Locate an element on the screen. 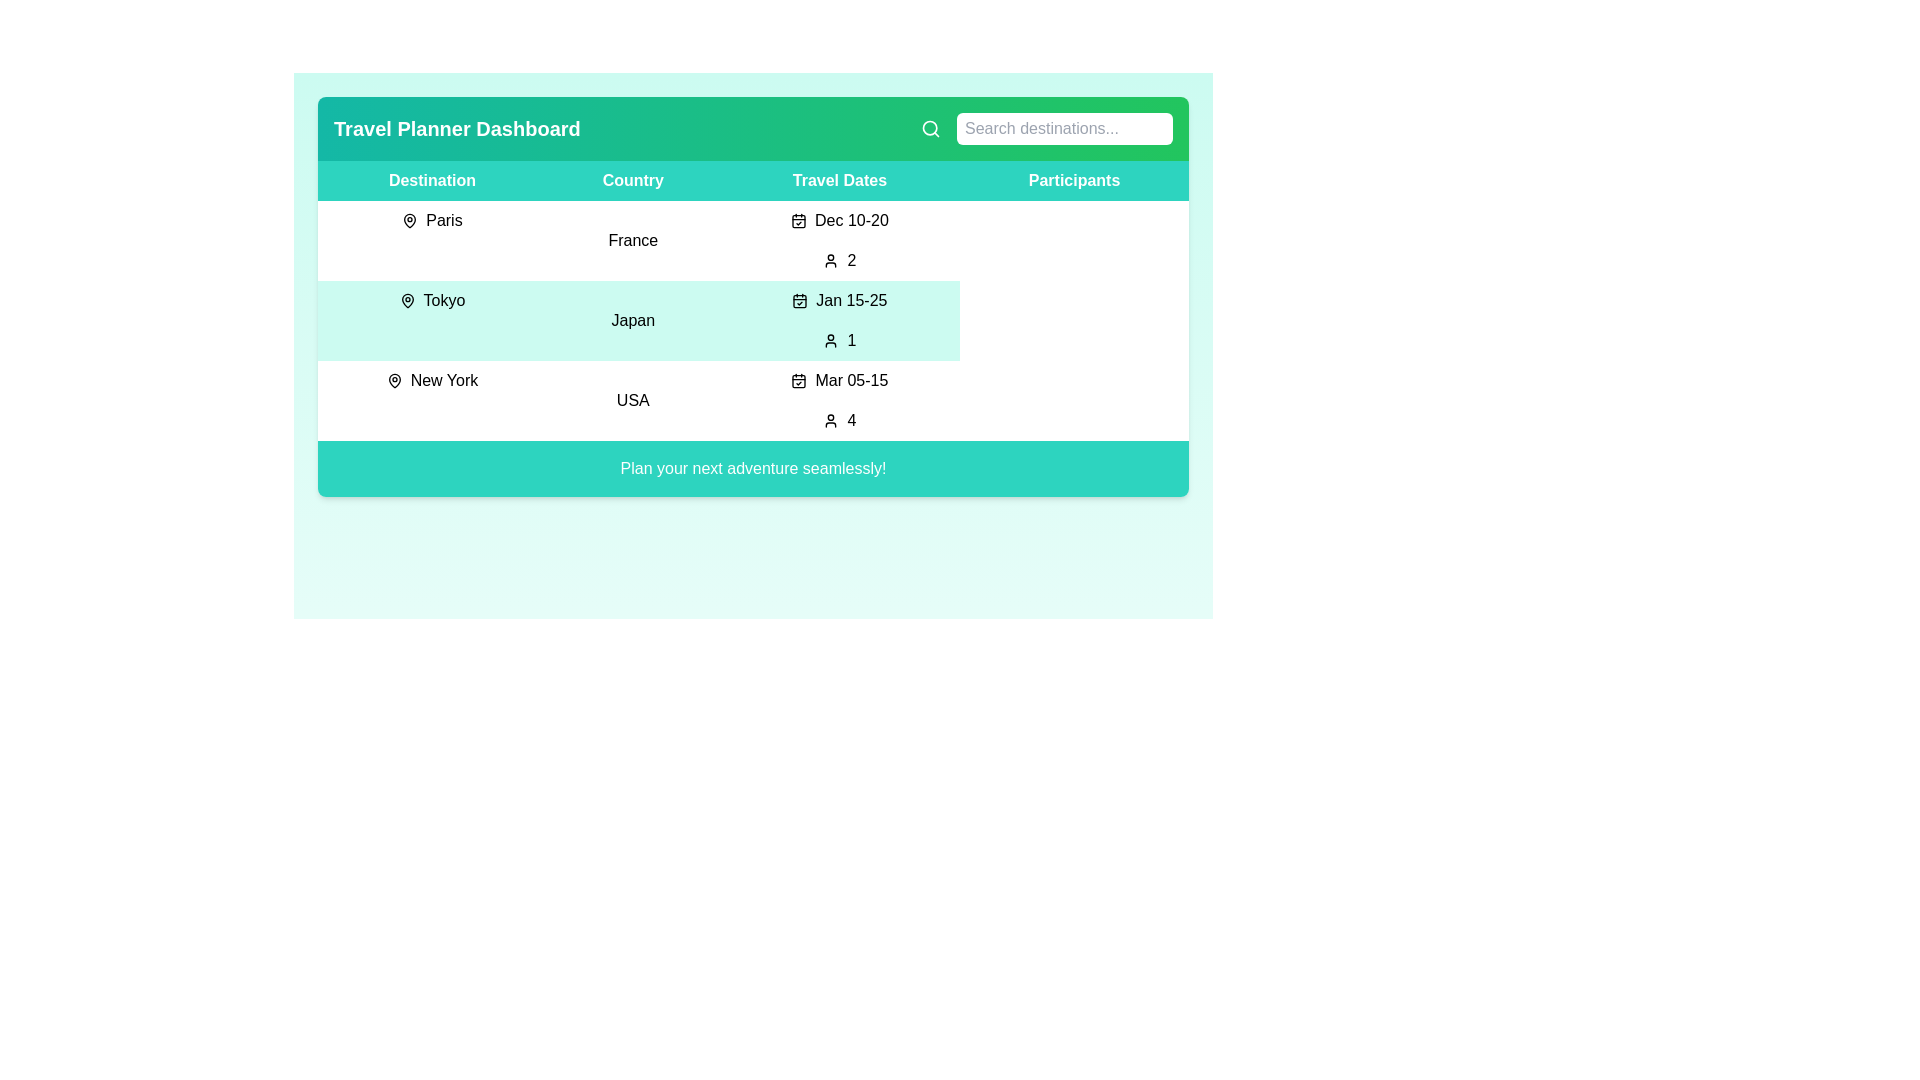 The width and height of the screenshot is (1920, 1080). the static label representing the country in the second row of the 'Country' column, which is adjacent to 'Tokyo' on the left and 'Jan 15-25' on the right is located at coordinates (632, 319).